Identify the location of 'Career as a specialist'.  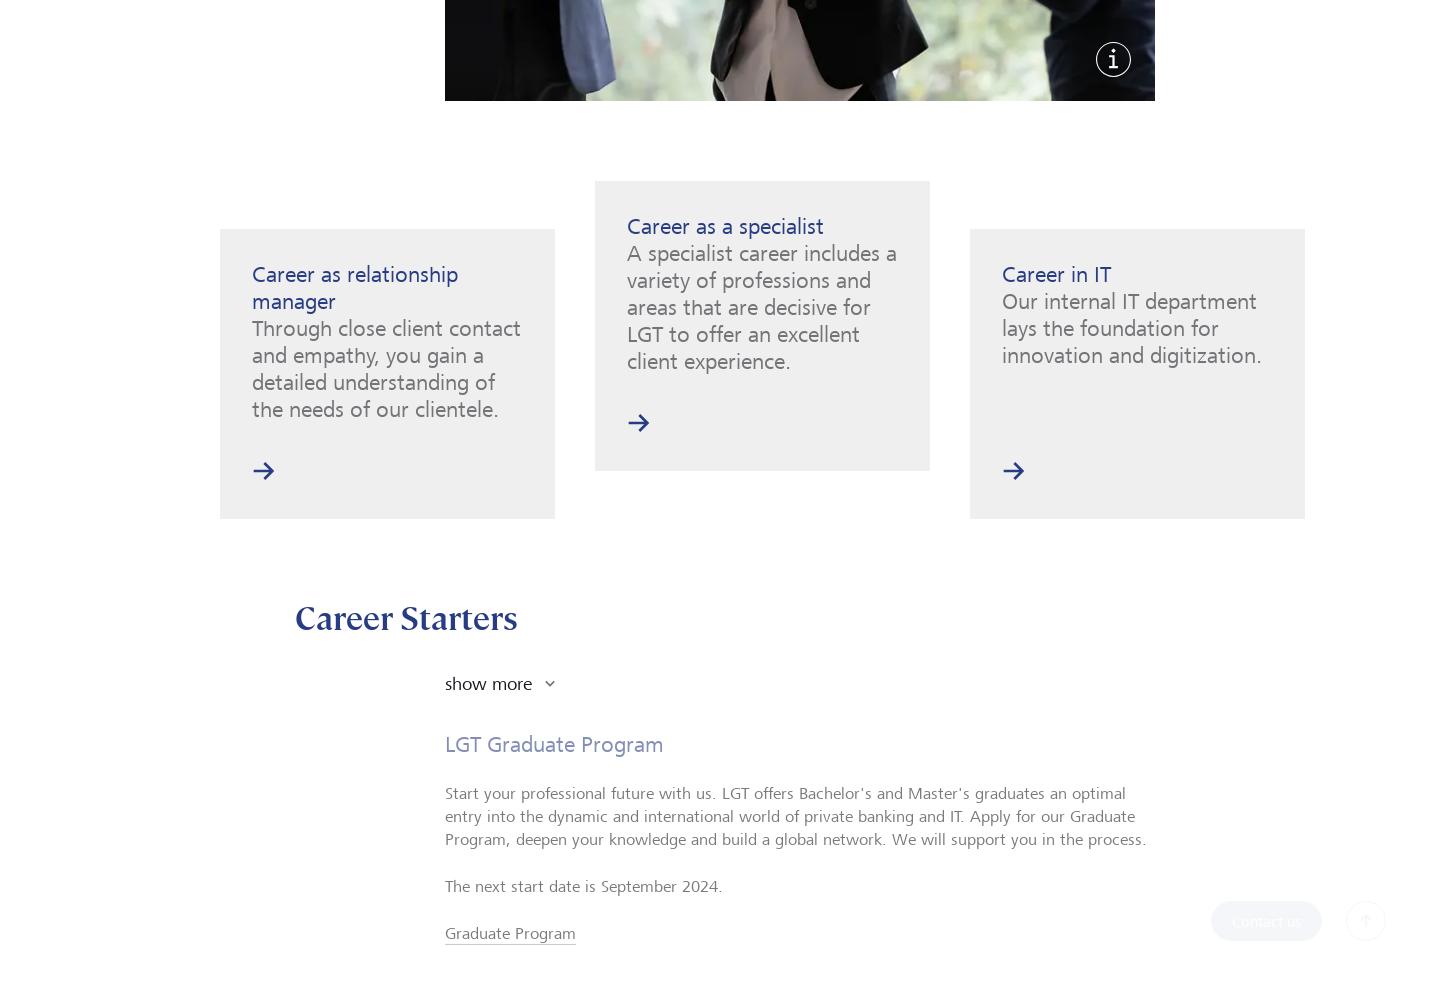
(625, 223).